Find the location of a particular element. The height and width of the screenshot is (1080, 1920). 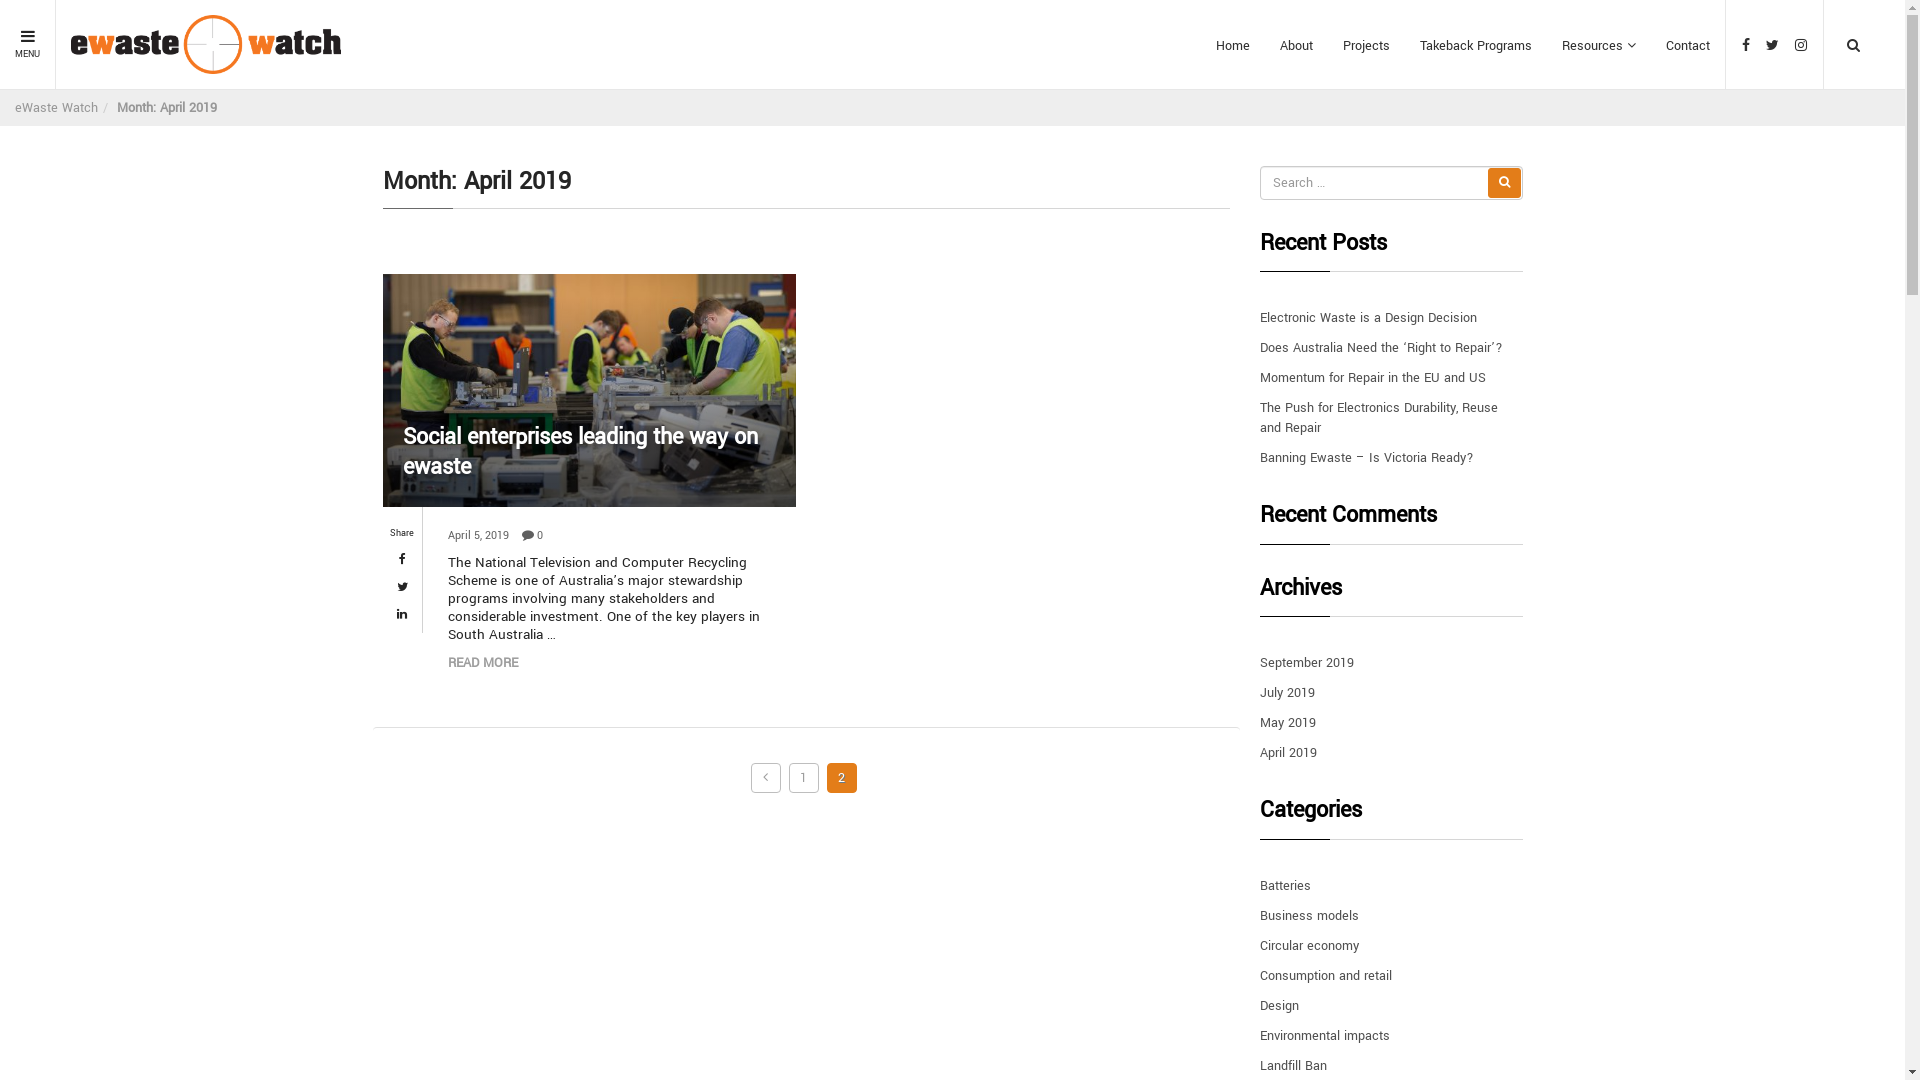

'Social enterprises leading the way on ewaste' is located at coordinates (588, 451).